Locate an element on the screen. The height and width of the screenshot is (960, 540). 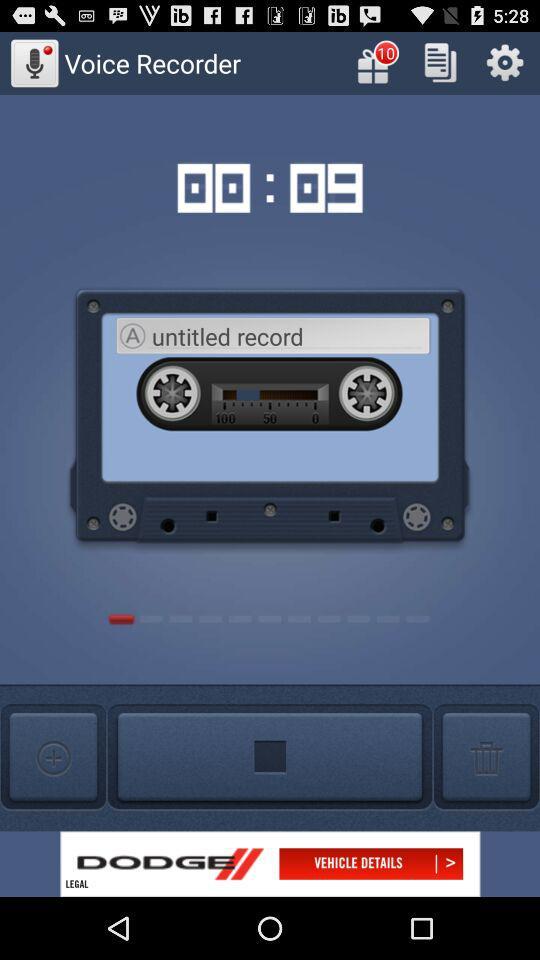
settings options is located at coordinates (504, 62).